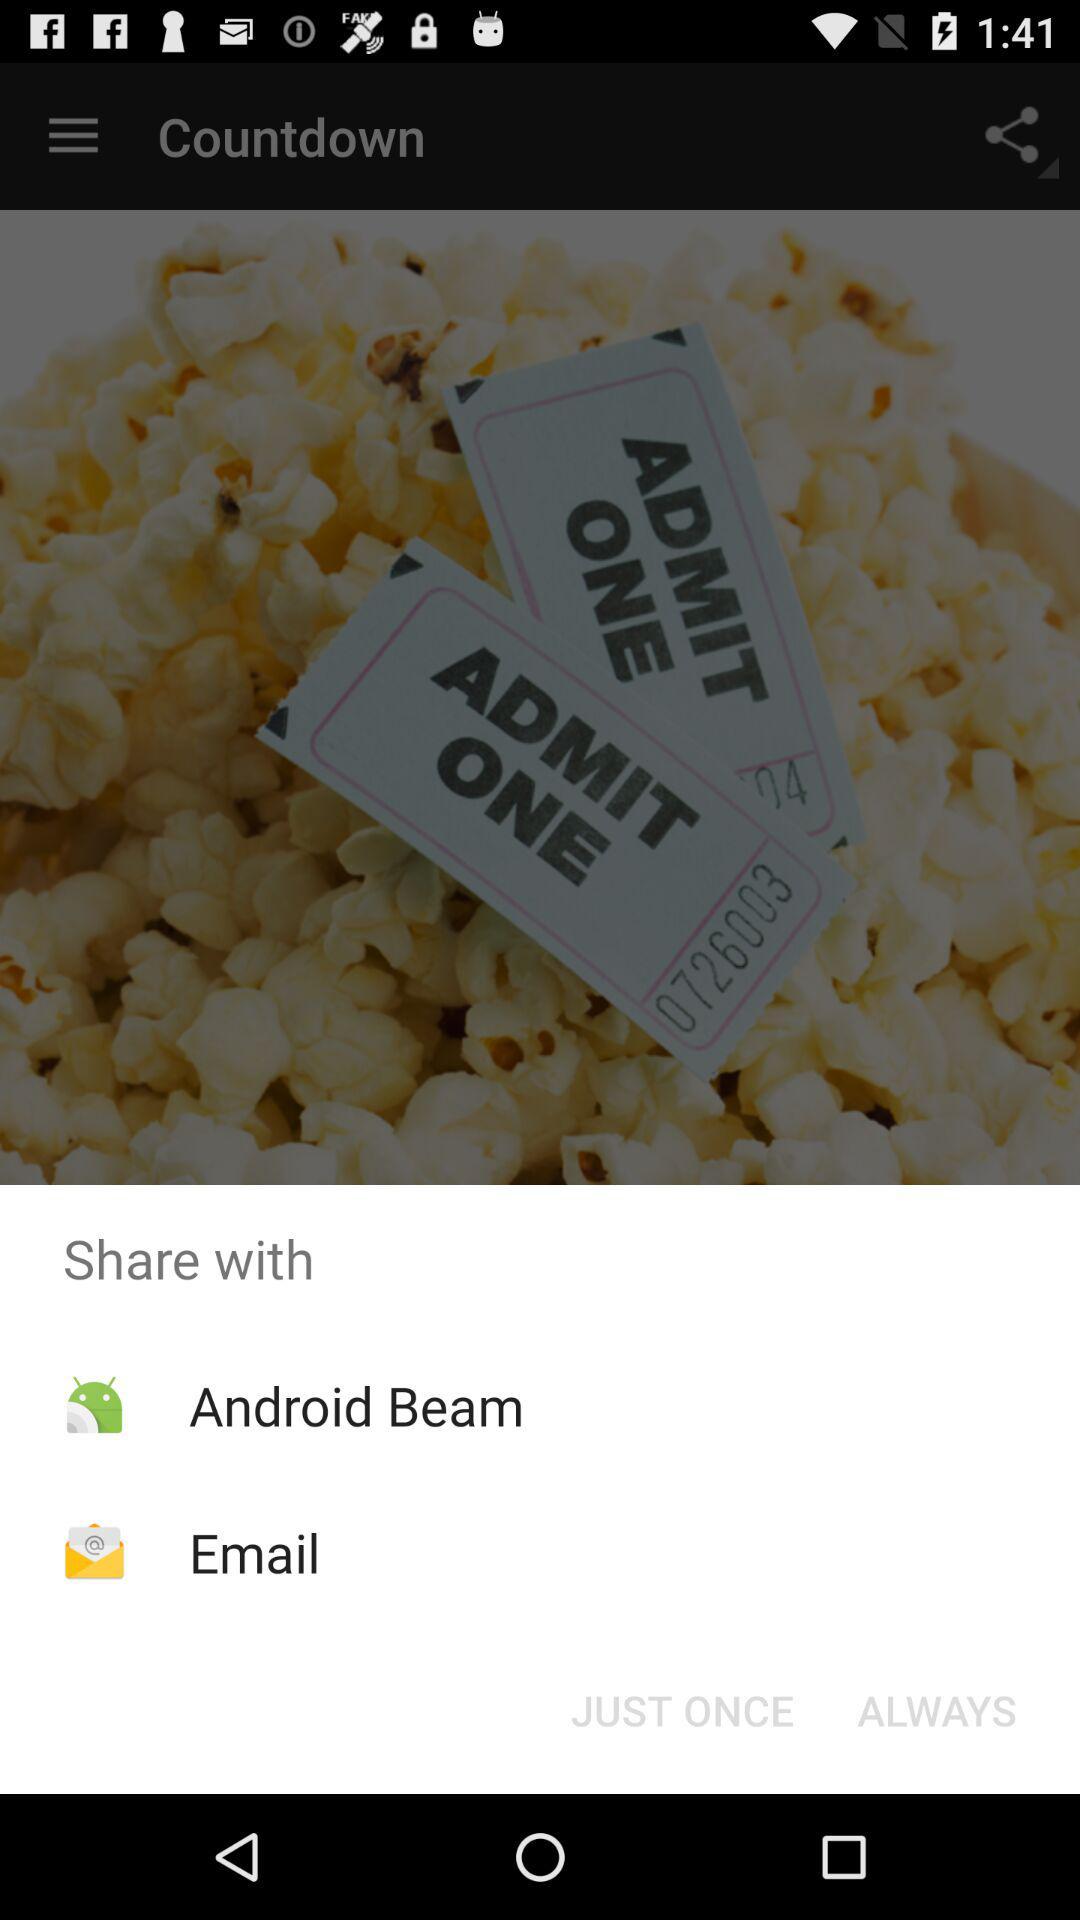 This screenshot has width=1080, height=1920. What do you see at coordinates (681, 1708) in the screenshot?
I see `just once item` at bounding box center [681, 1708].